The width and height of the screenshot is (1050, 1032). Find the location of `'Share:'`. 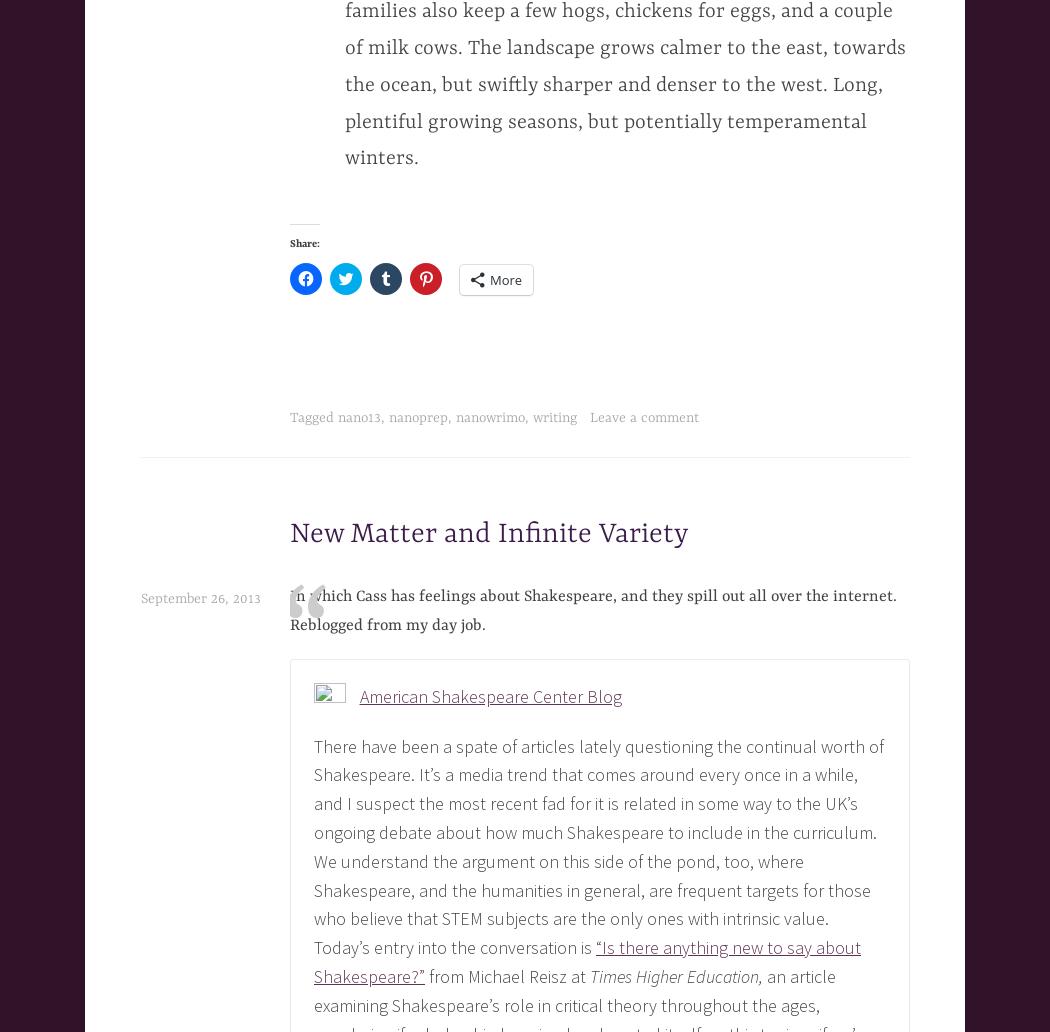

'Share:' is located at coordinates (305, 242).